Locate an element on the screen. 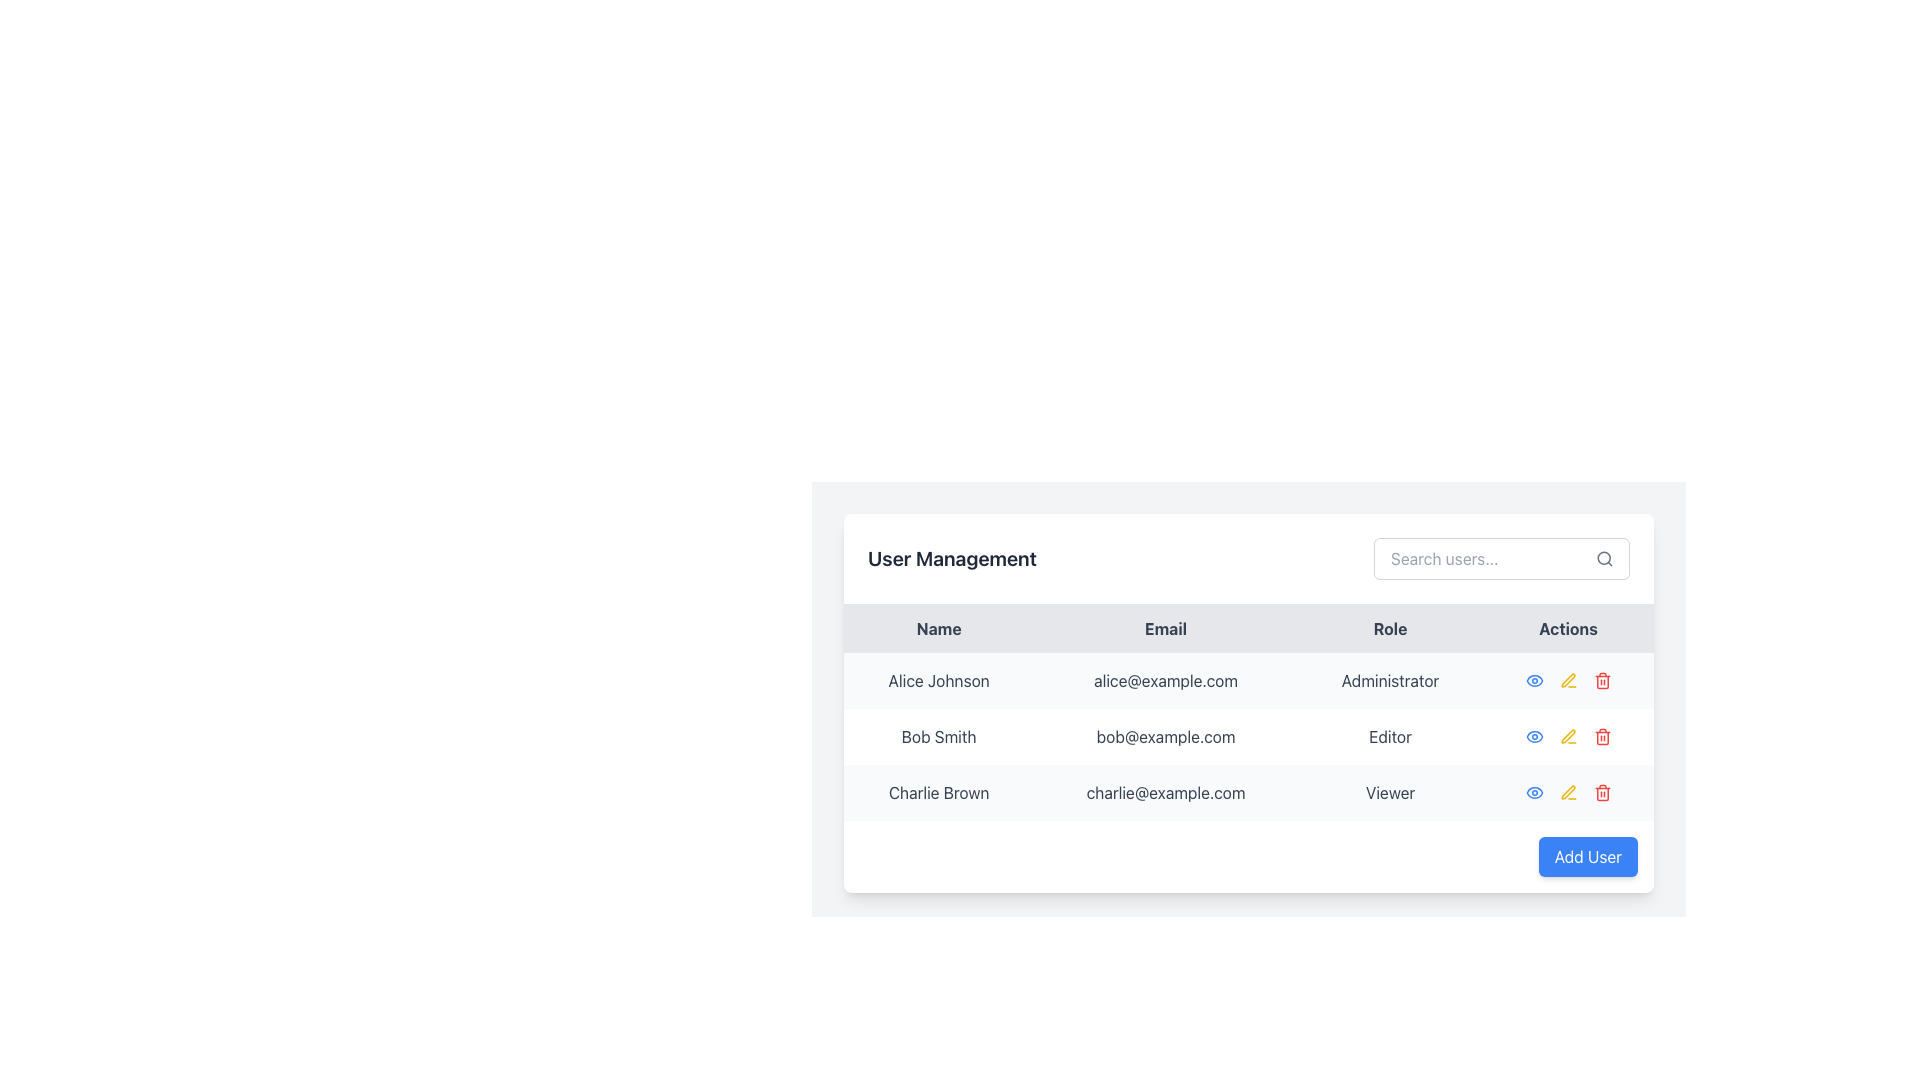 The image size is (1920, 1080). the text label displaying 'Alice Johnson' is located at coordinates (938, 680).